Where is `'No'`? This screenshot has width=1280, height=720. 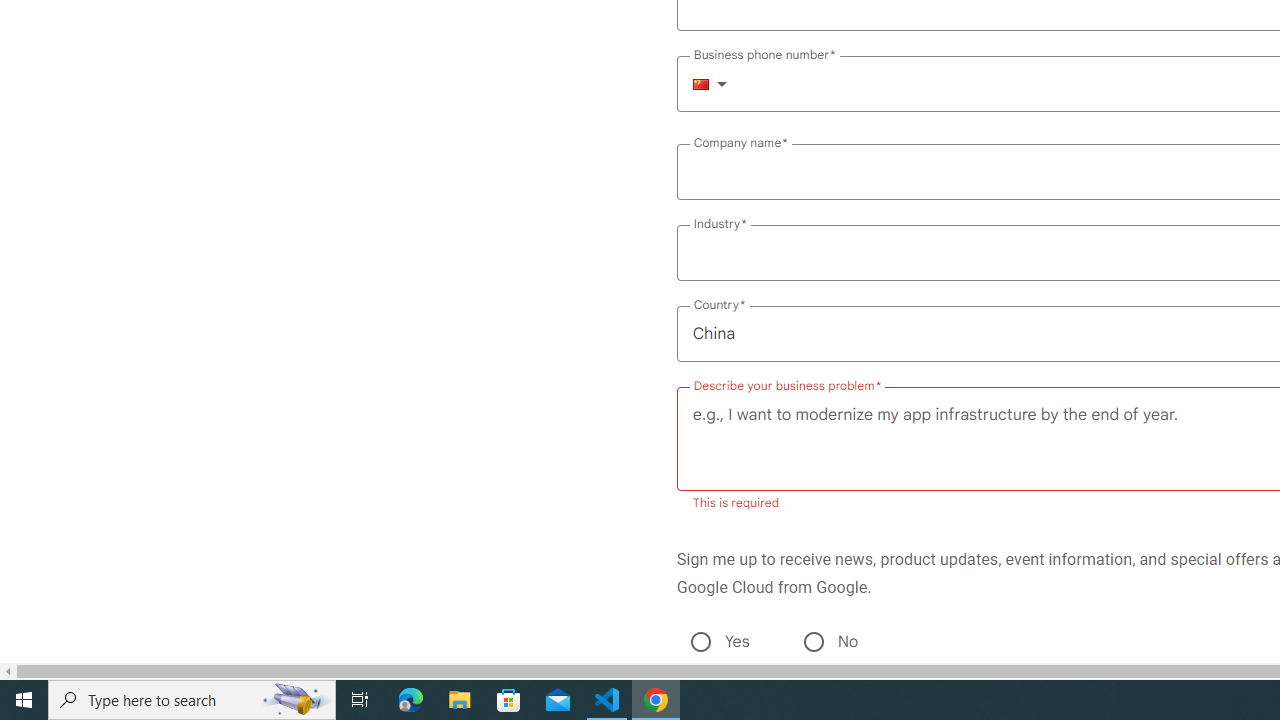 'No' is located at coordinates (813, 641).